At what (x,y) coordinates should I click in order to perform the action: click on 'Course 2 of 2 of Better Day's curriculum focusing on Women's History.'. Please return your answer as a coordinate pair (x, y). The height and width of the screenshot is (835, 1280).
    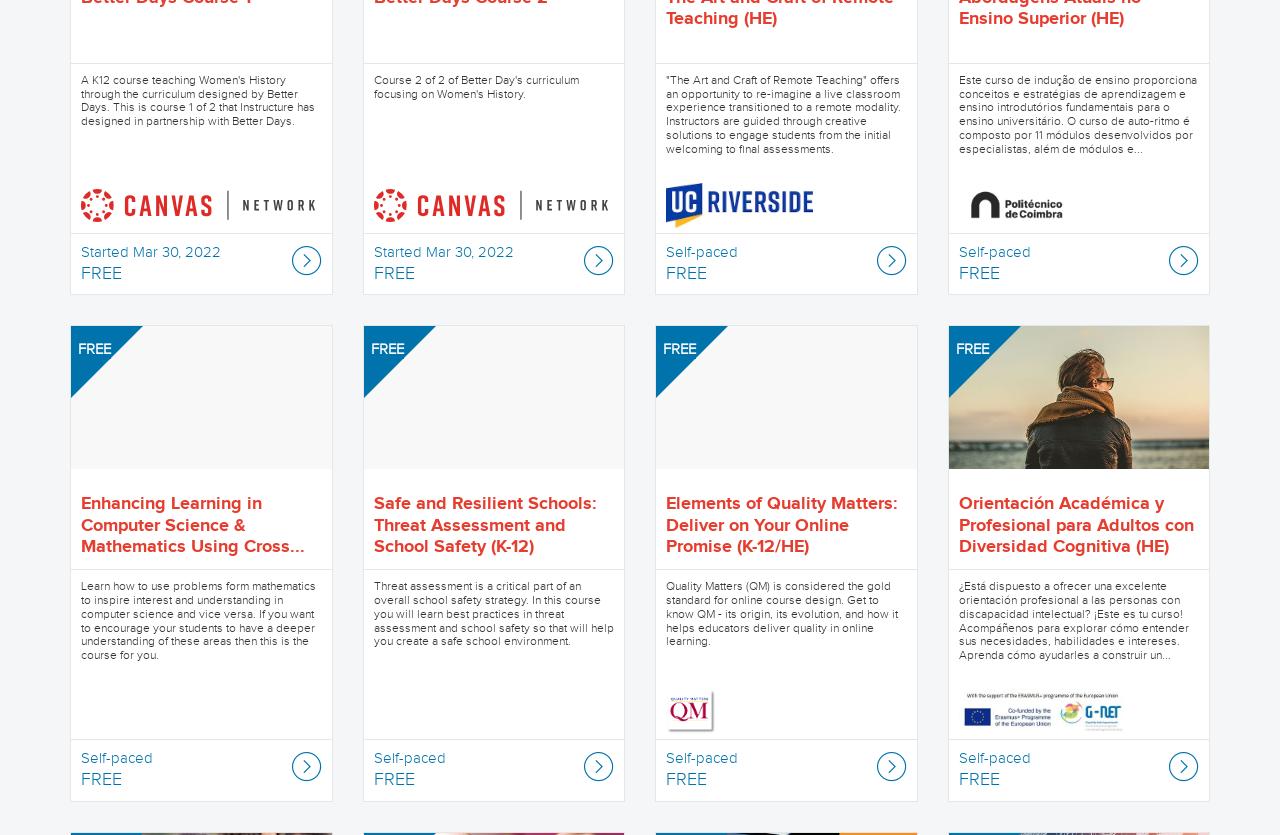
    Looking at the image, I should click on (474, 85).